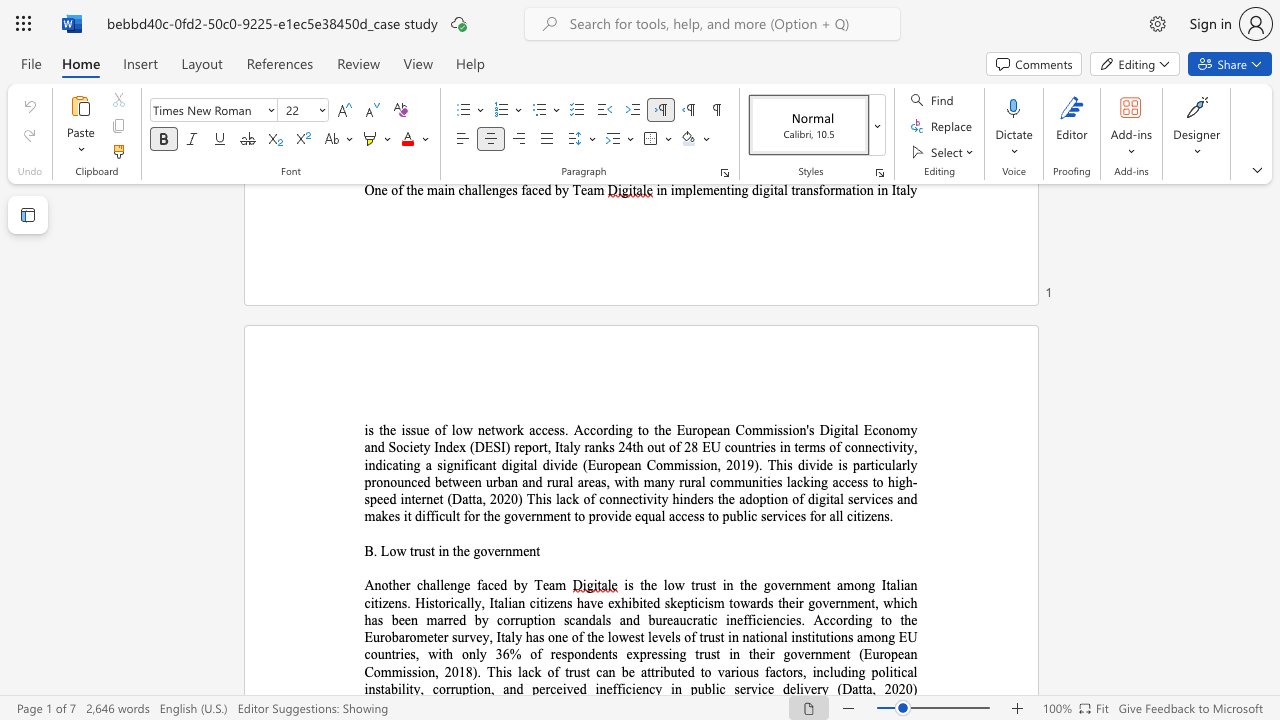 The image size is (1280, 720). Describe the element at coordinates (547, 602) in the screenshot. I see `the subset text "zens ha" within the text "is the low trust in the government among Italian citizens. Historically, Italian citizens have"` at that location.